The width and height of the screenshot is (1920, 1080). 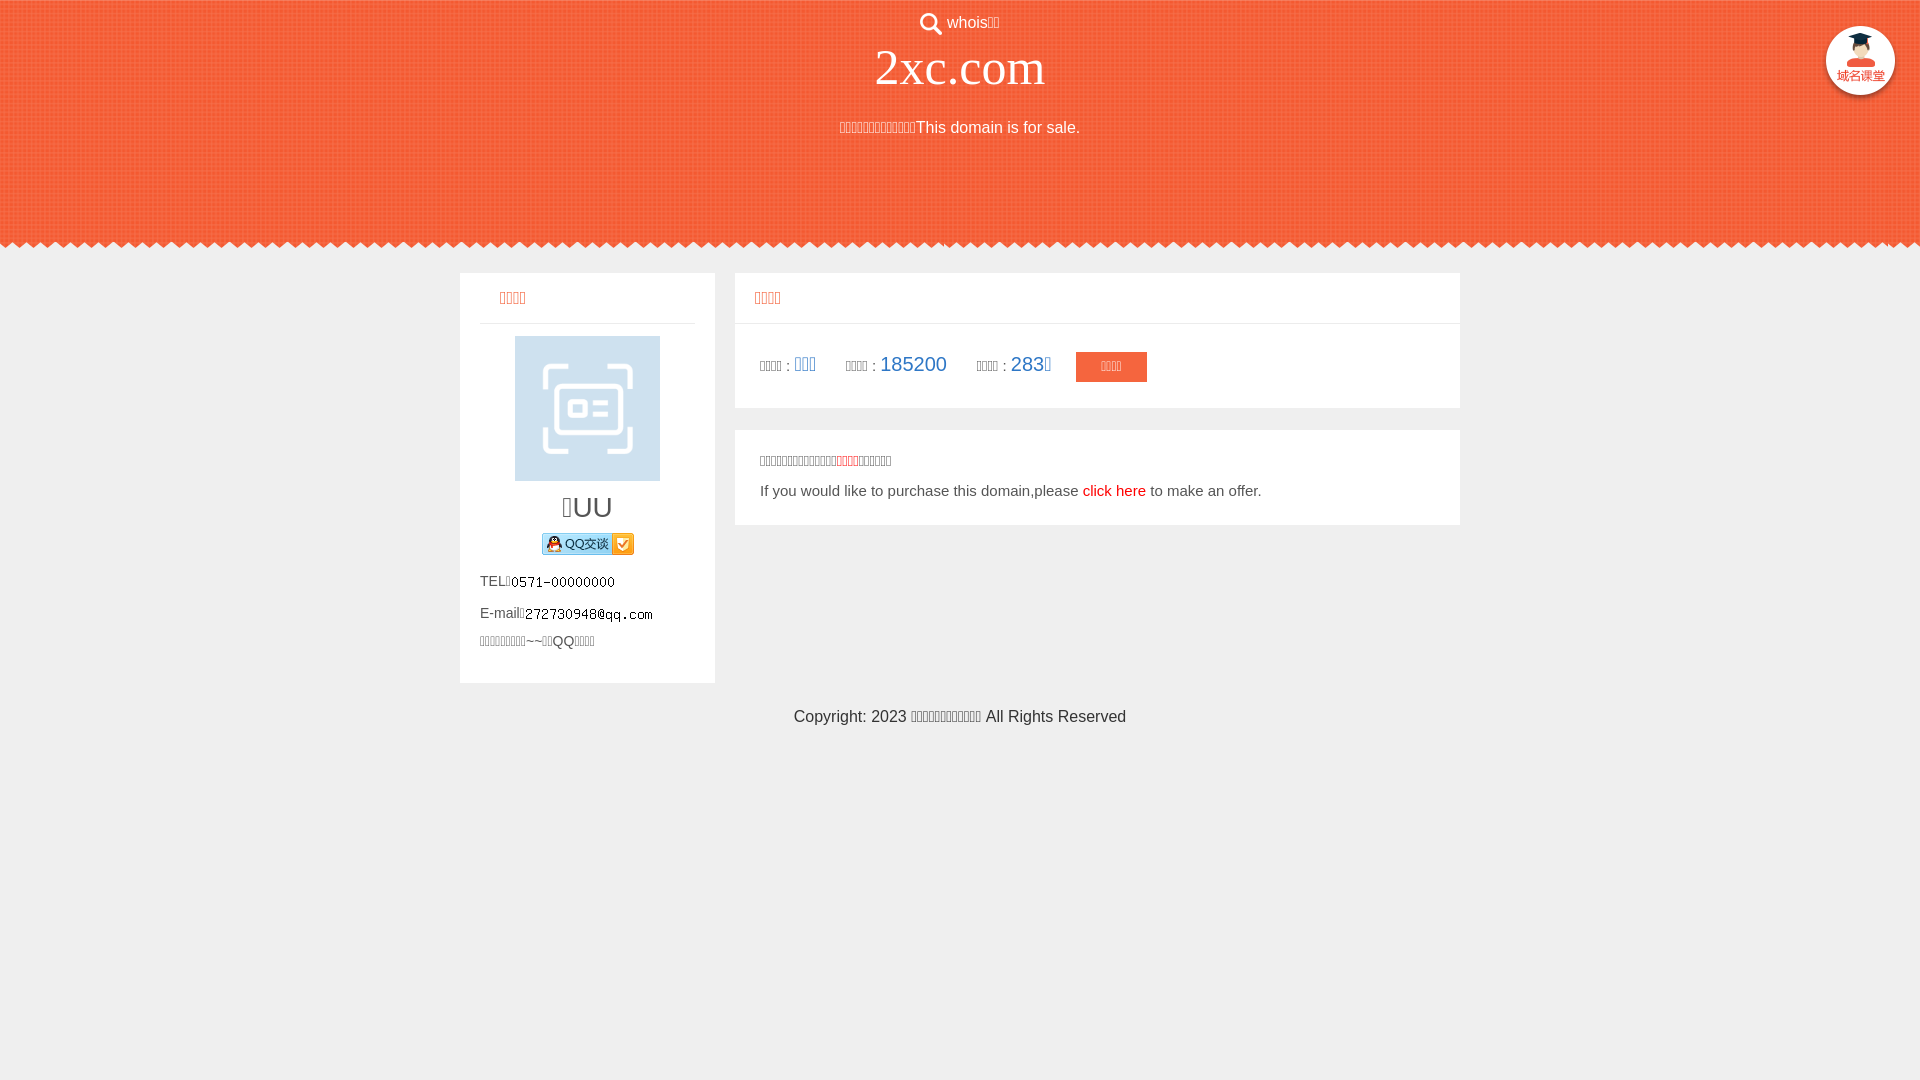 What do you see at coordinates (1859, 62) in the screenshot?
I see `' '` at bounding box center [1859, 62].